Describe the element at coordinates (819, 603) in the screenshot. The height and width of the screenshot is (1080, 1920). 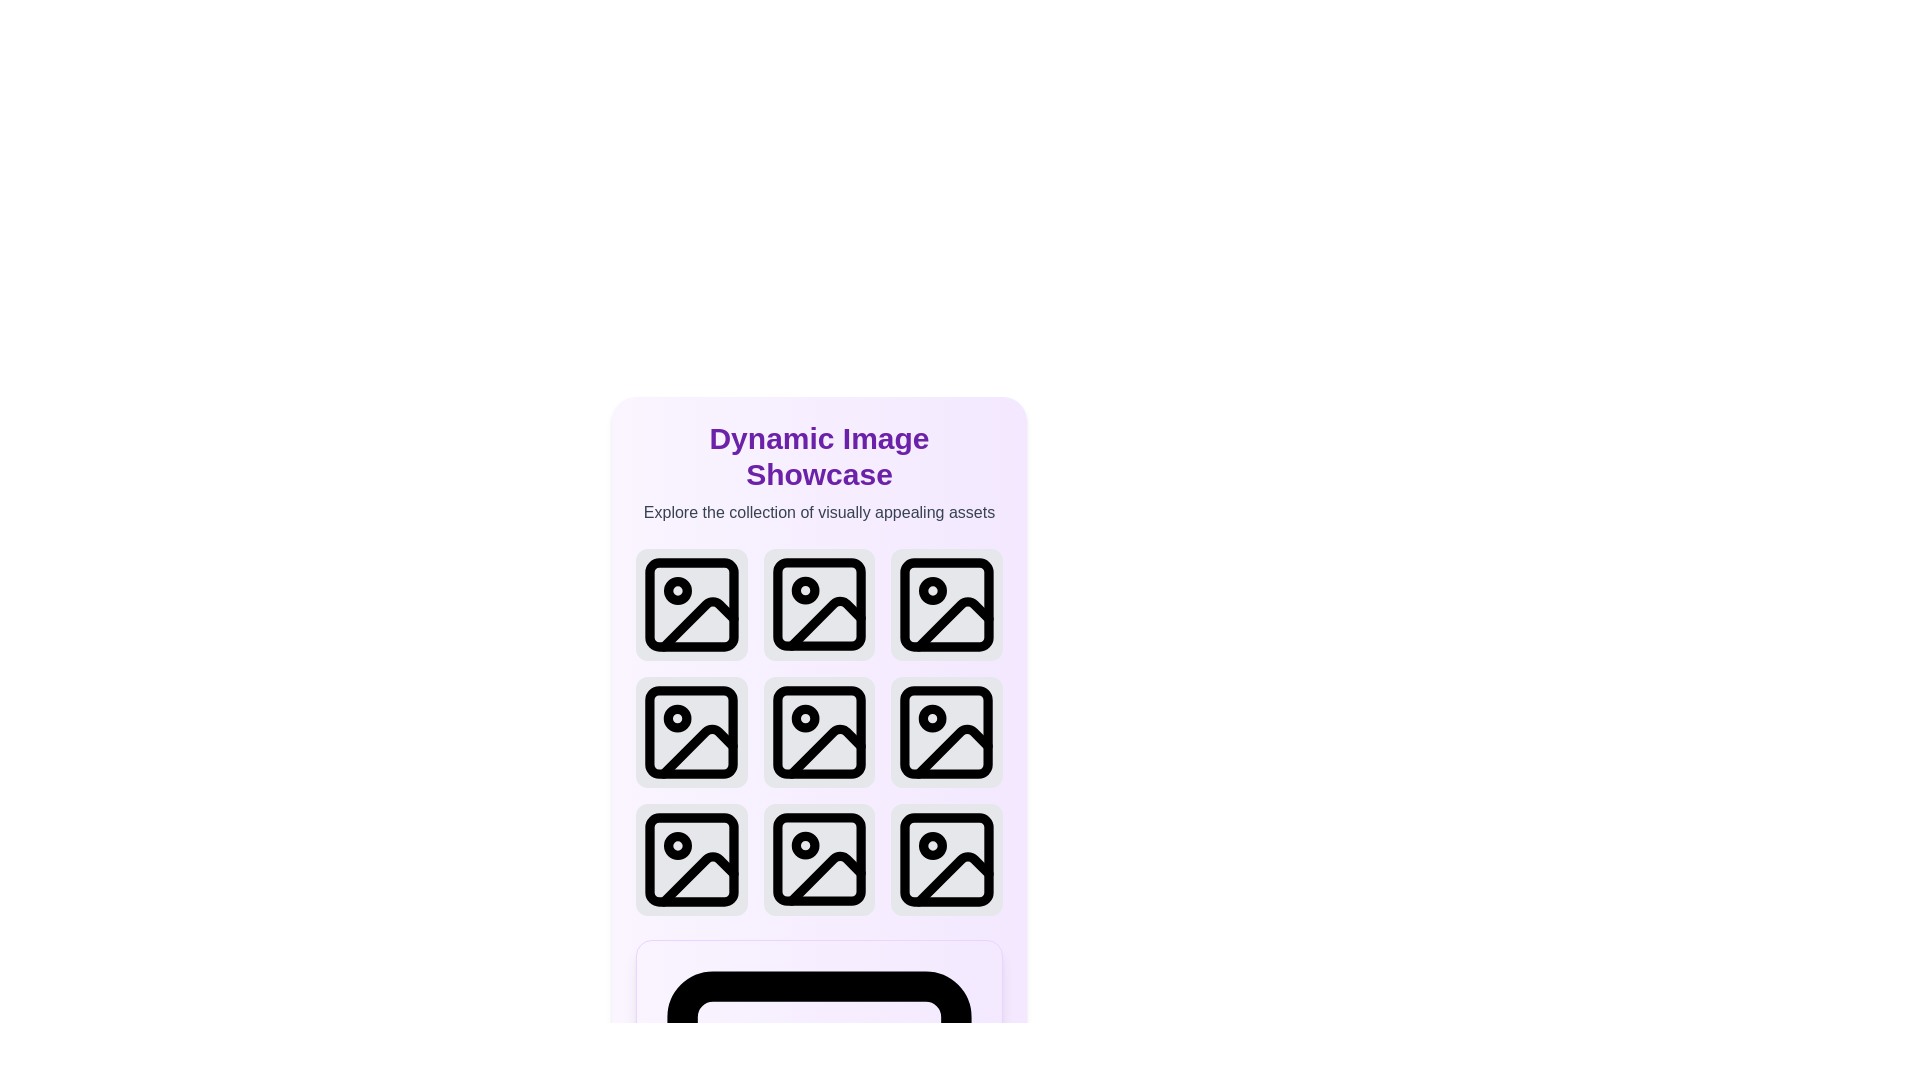
I see `the second box in the first row of a 3x3 grid layout, which serves as an interactive card or button for displaying or navigating to specific content` at that location.